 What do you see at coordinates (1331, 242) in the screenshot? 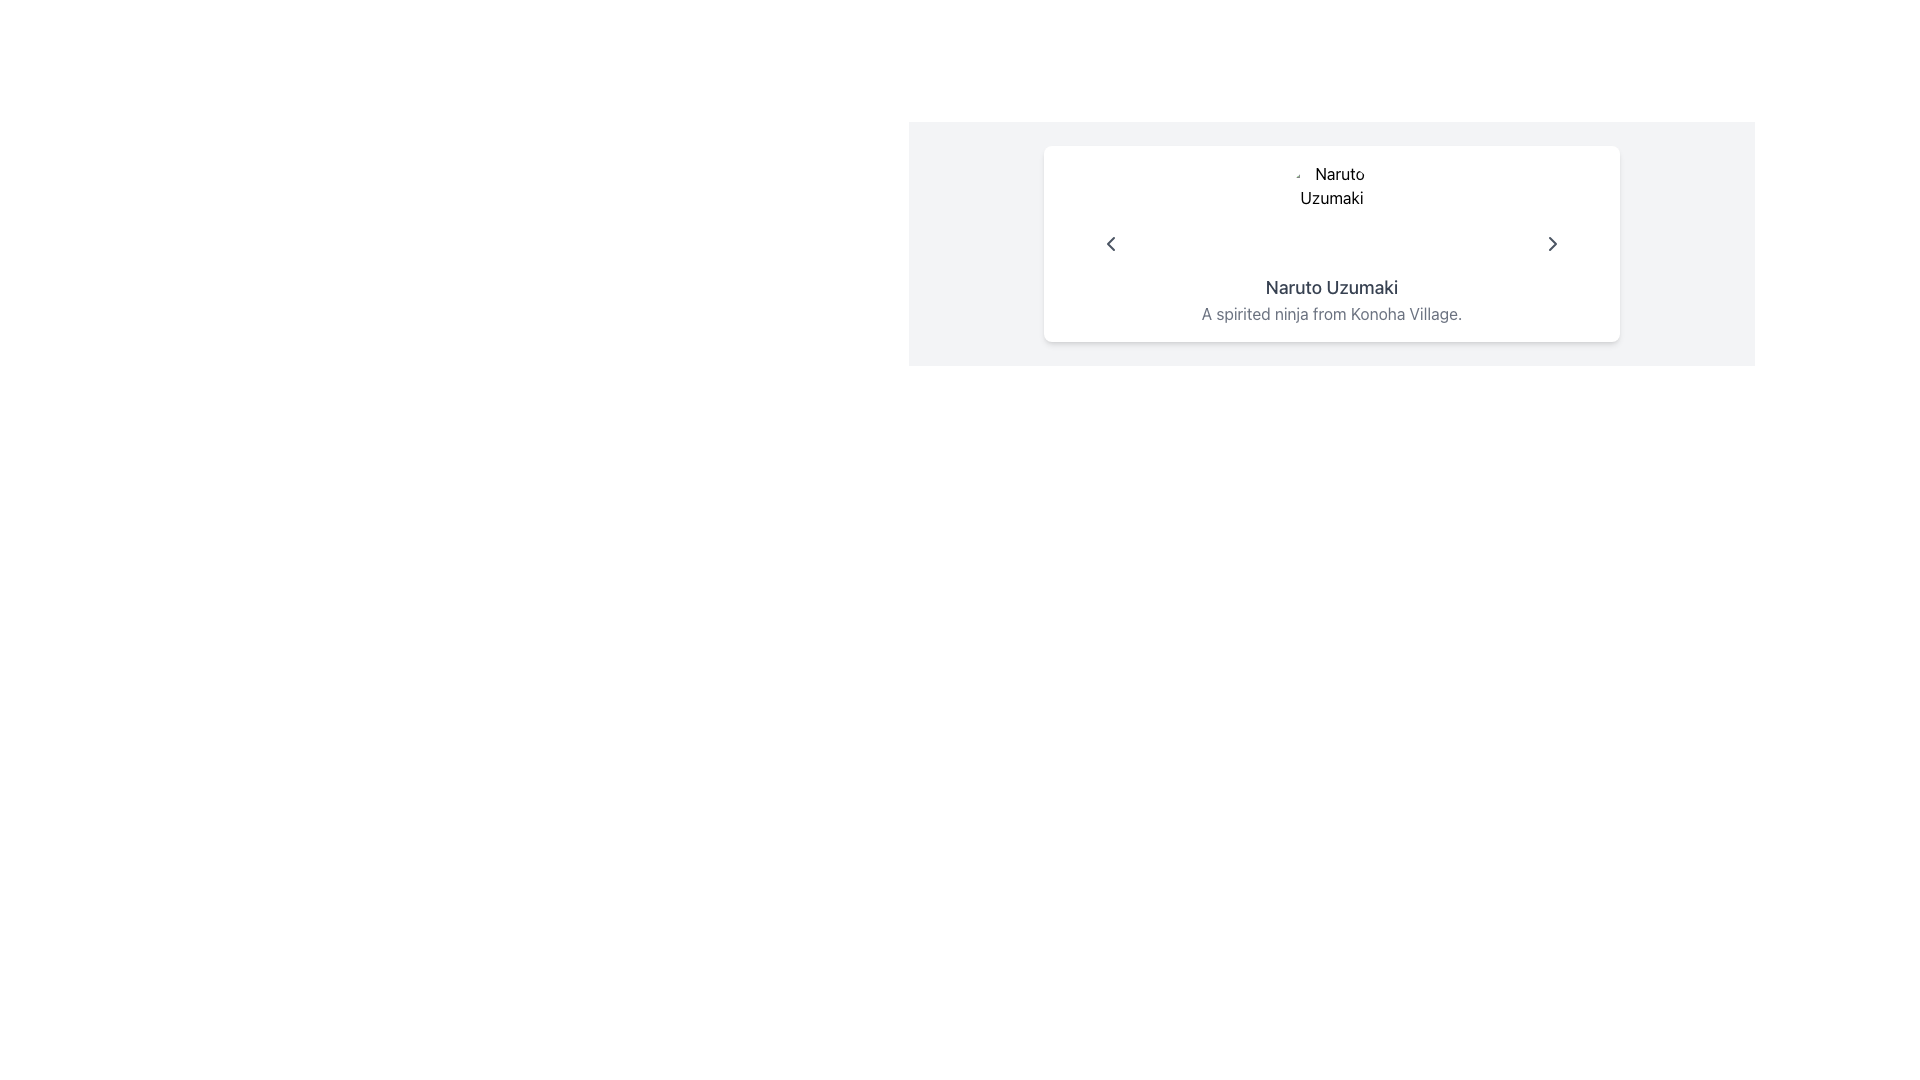
I see `displayed information in the Profile display element that shows 'Naruto Uzumaki' and their details` at bounding box center [1331, 242].